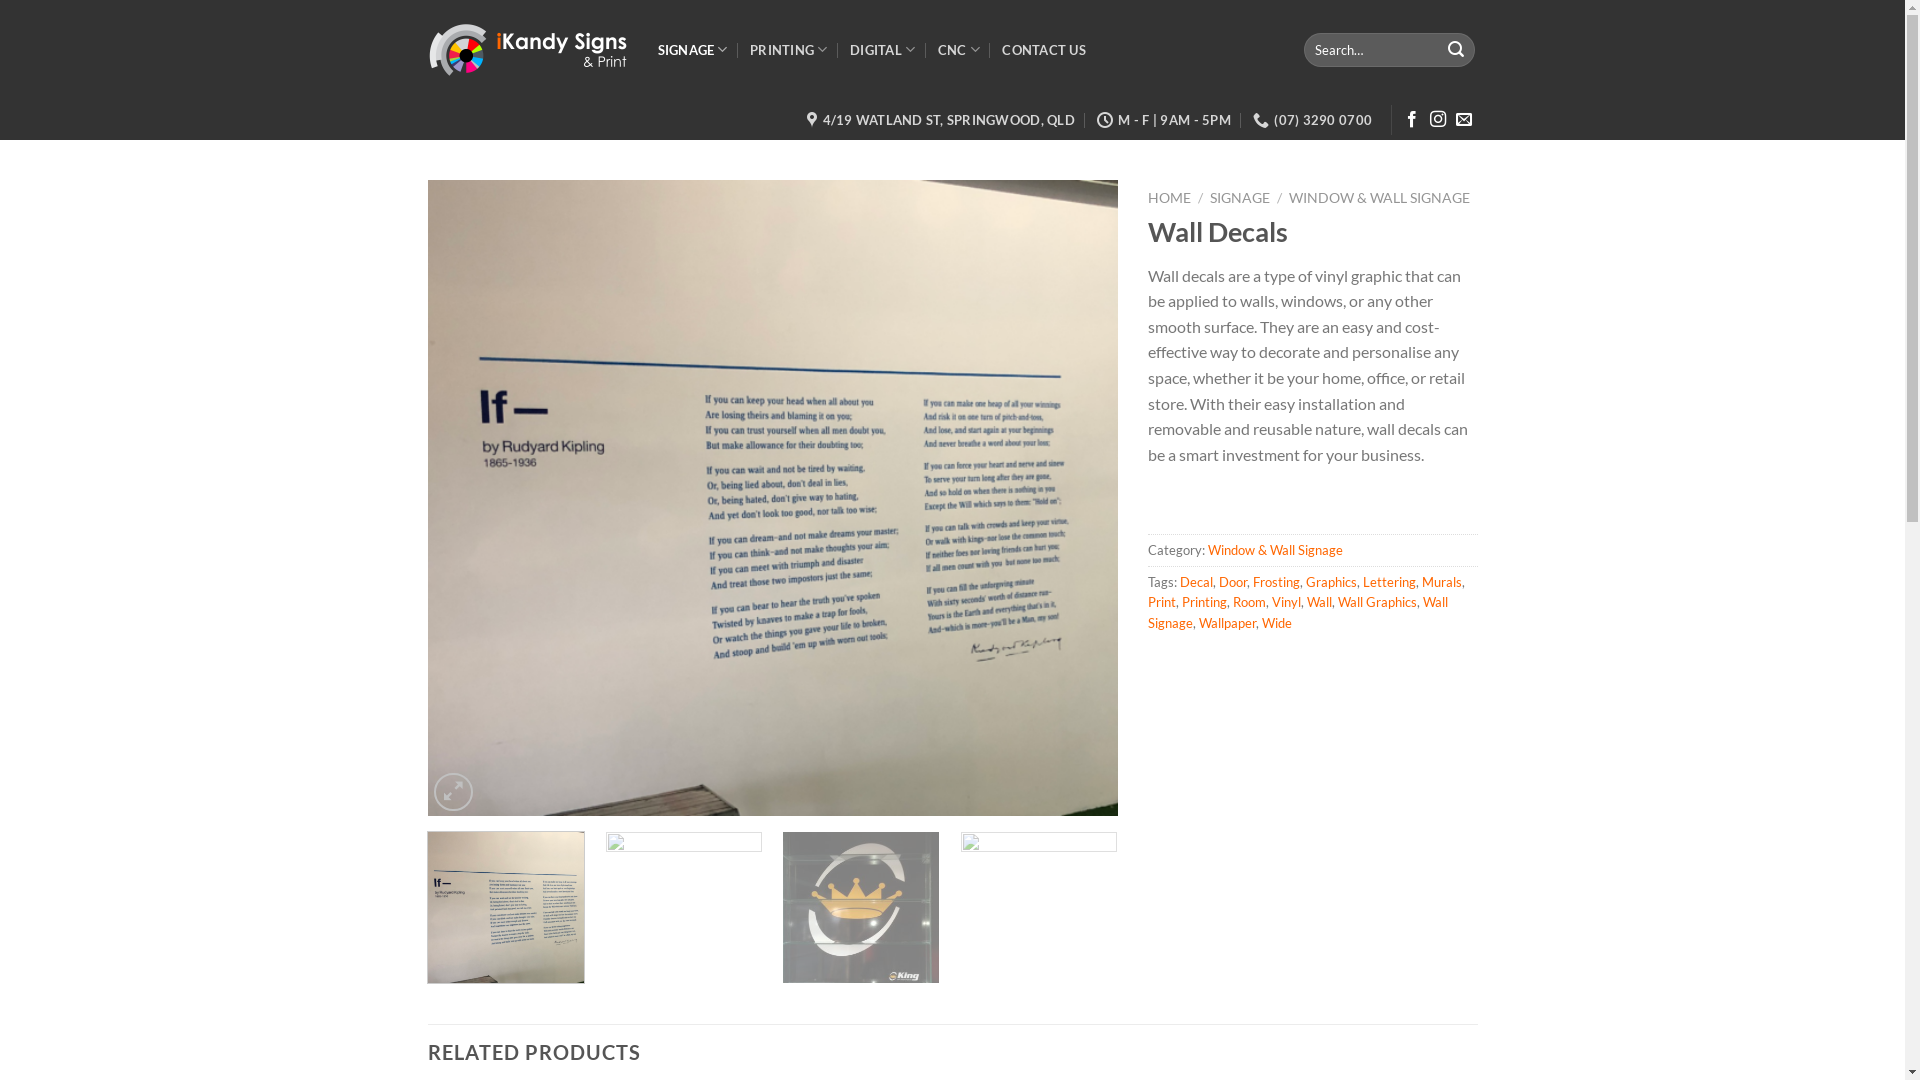  I want to click on 'Wallpaper', so click(1225, 622).